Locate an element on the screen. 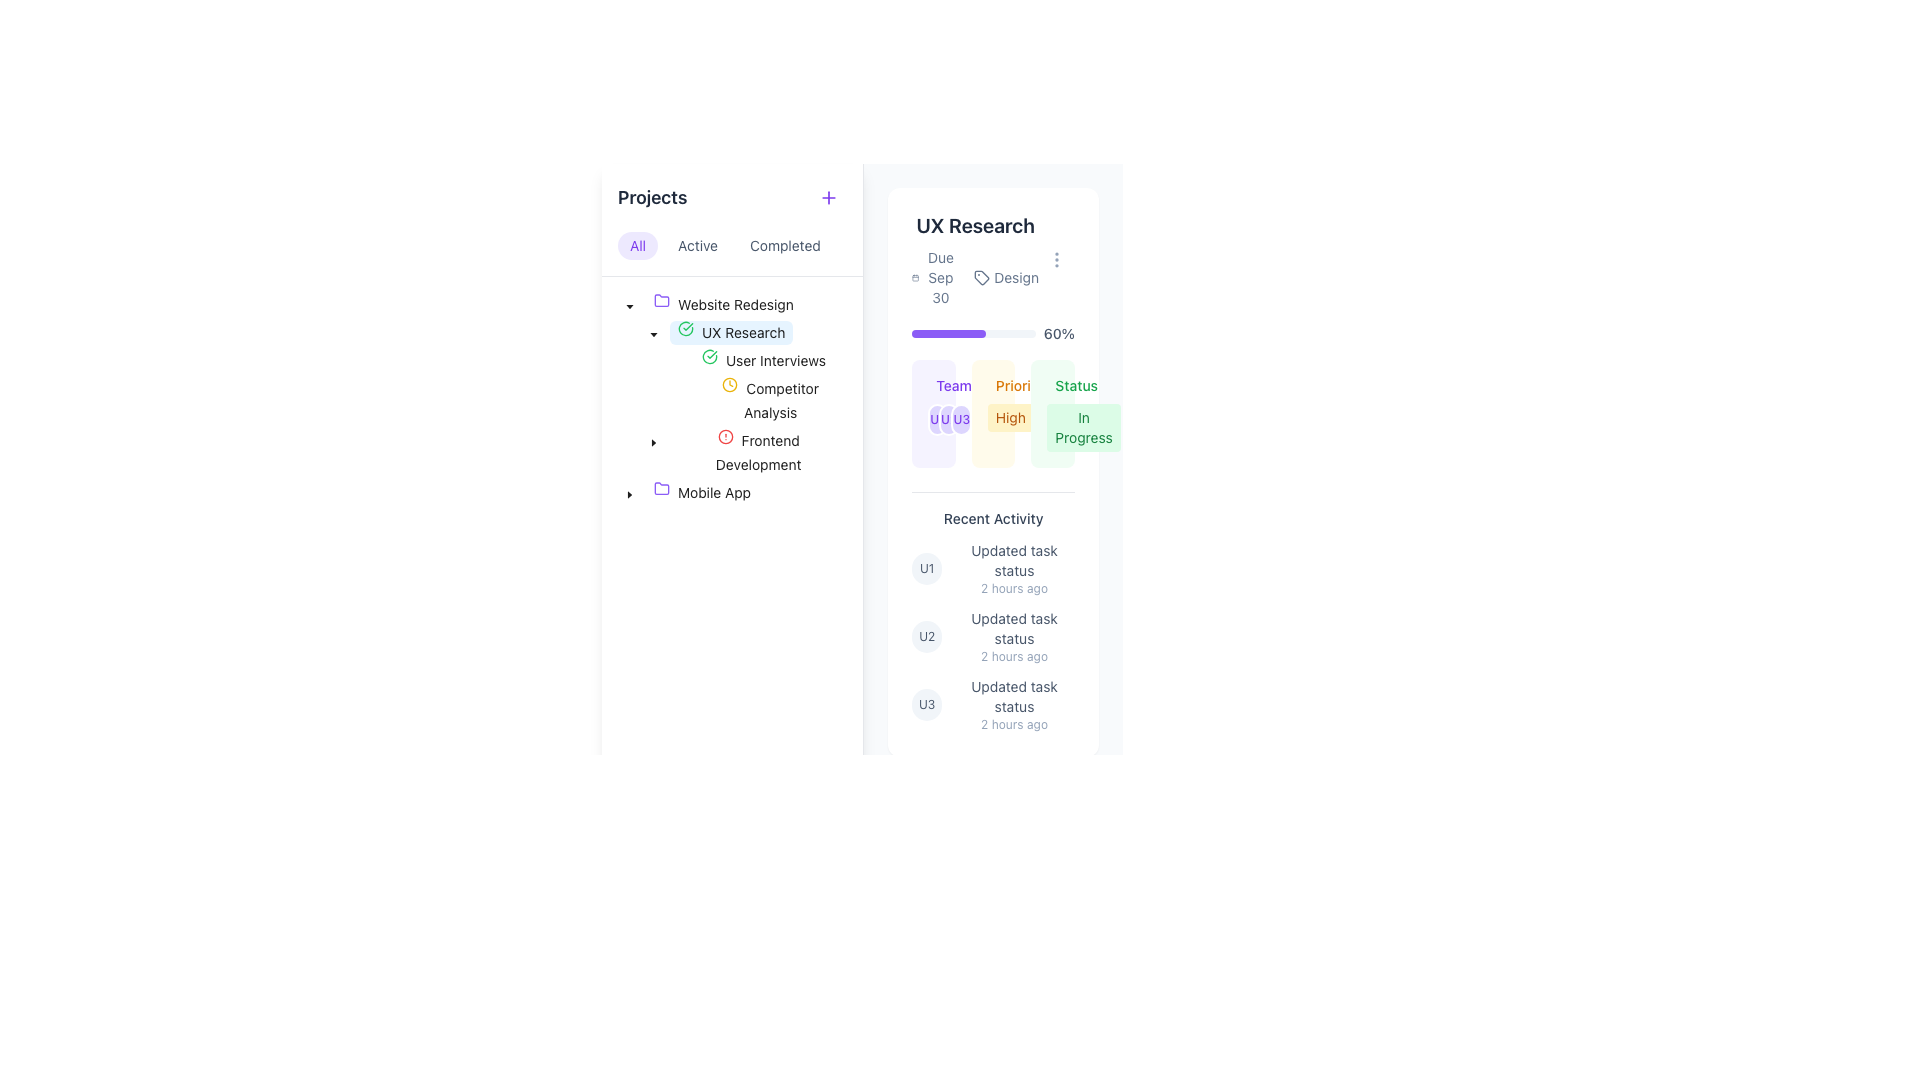  the user identifier text label located in the circular area at the top-left corner of the 'Team' section is located at coordinates (926, 704).